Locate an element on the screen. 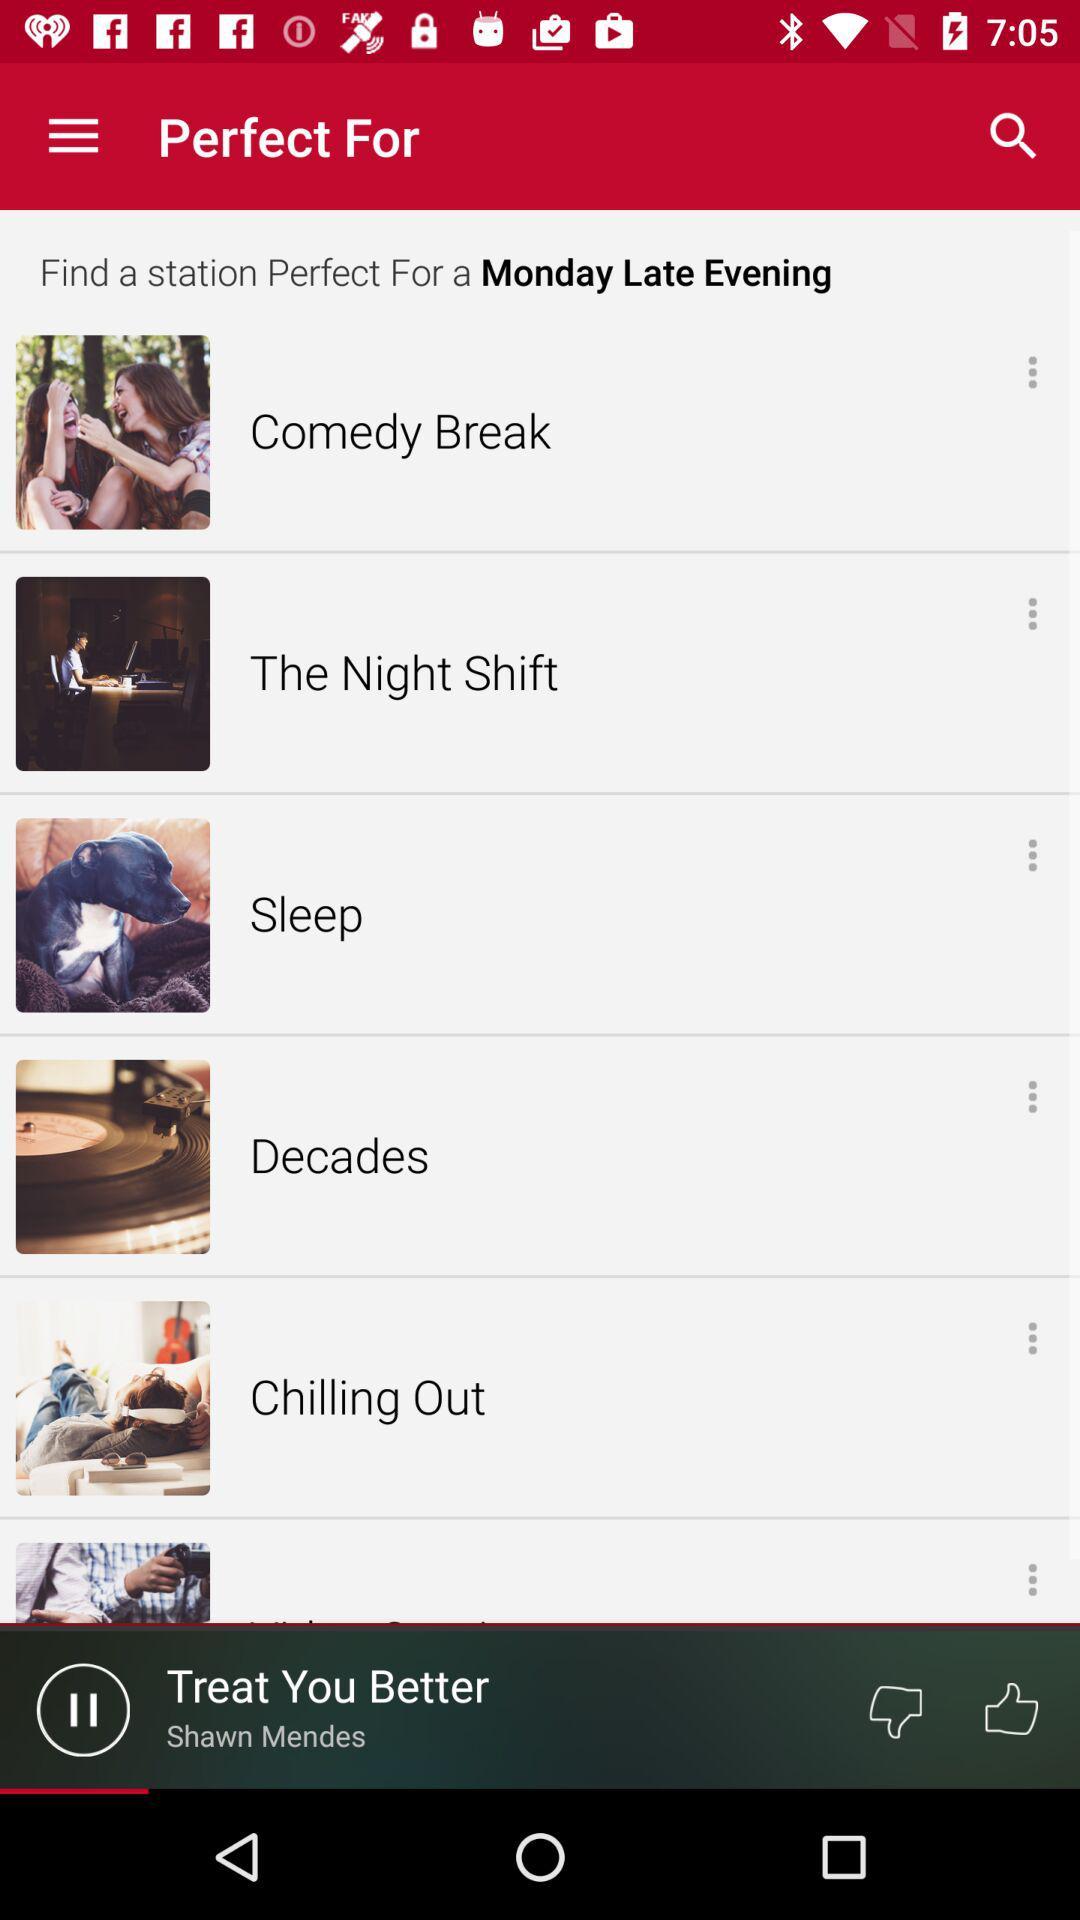 Image resolution: width=1080 pixels, height=1920 pixels. the sixth image is located at coordinates (112, 1582).